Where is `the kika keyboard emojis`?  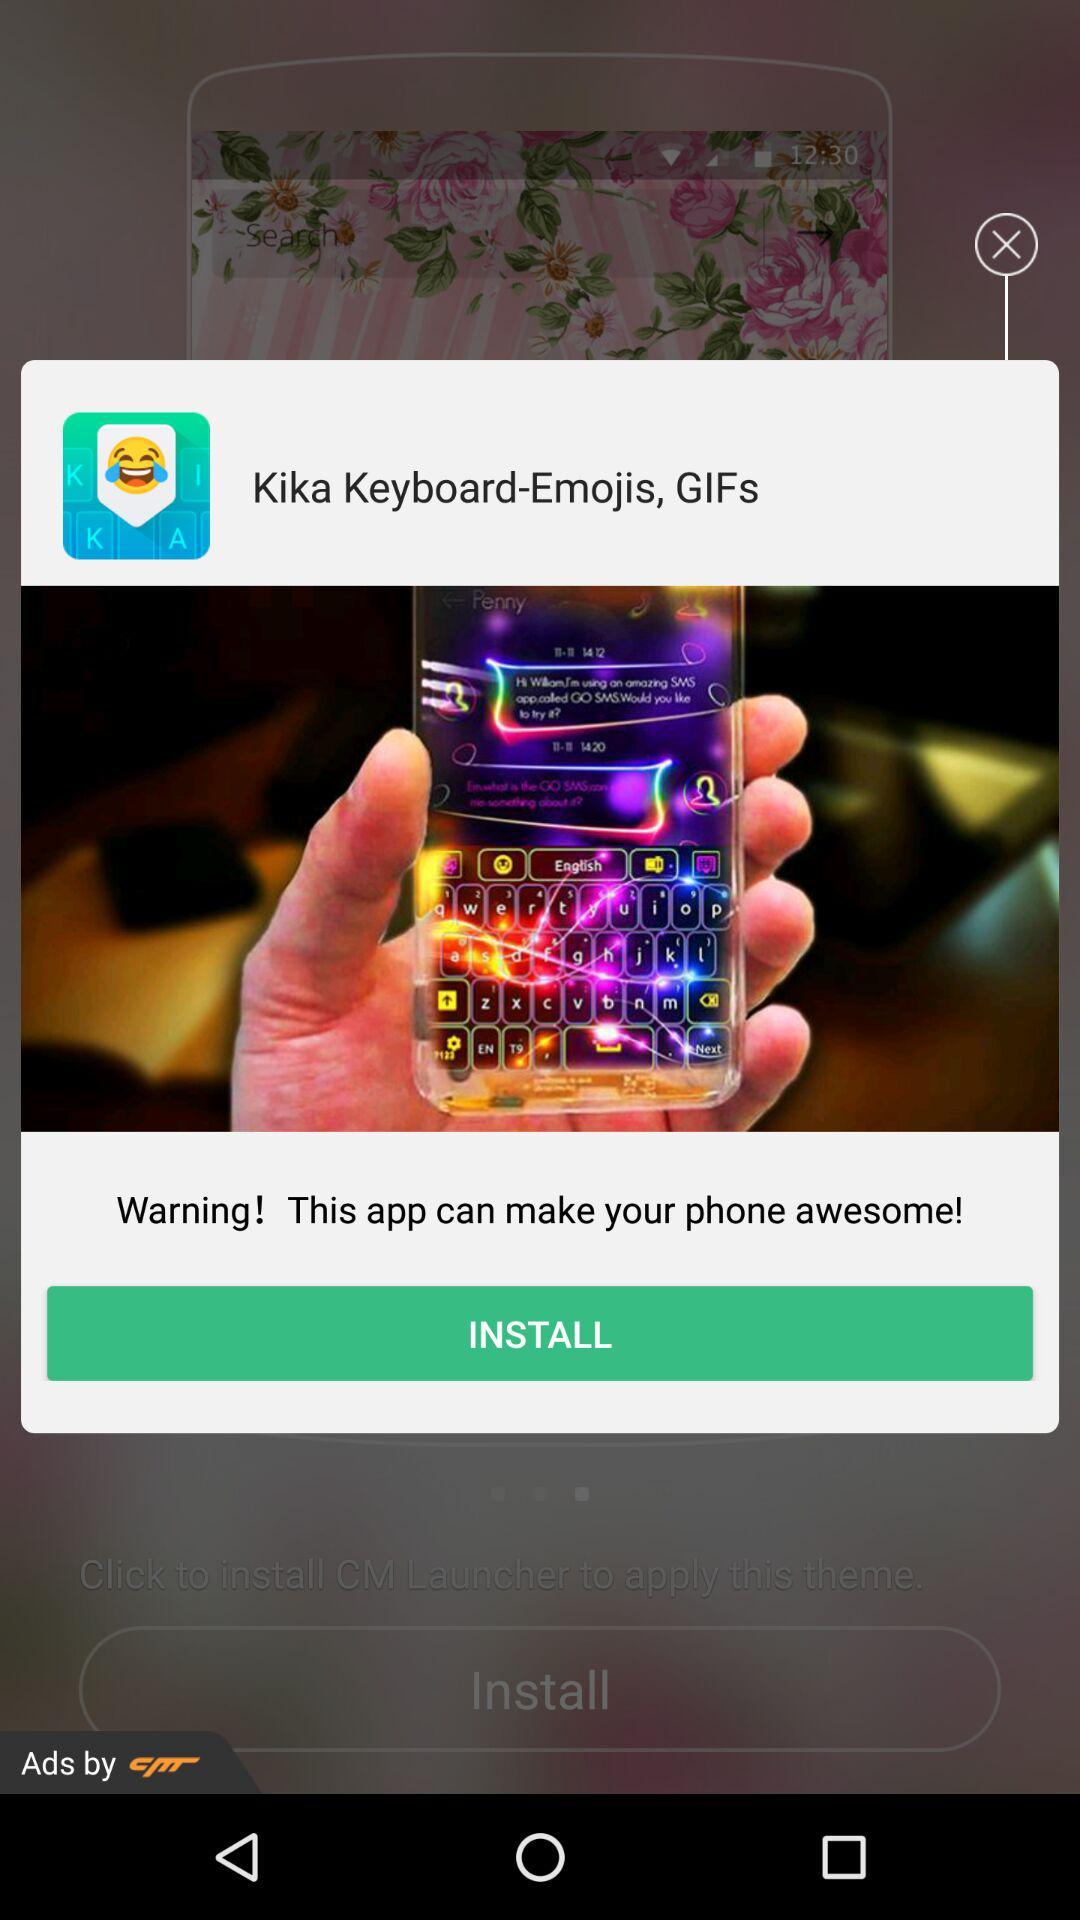 the kika keyboard emojis is located at coordinates (504, 485).